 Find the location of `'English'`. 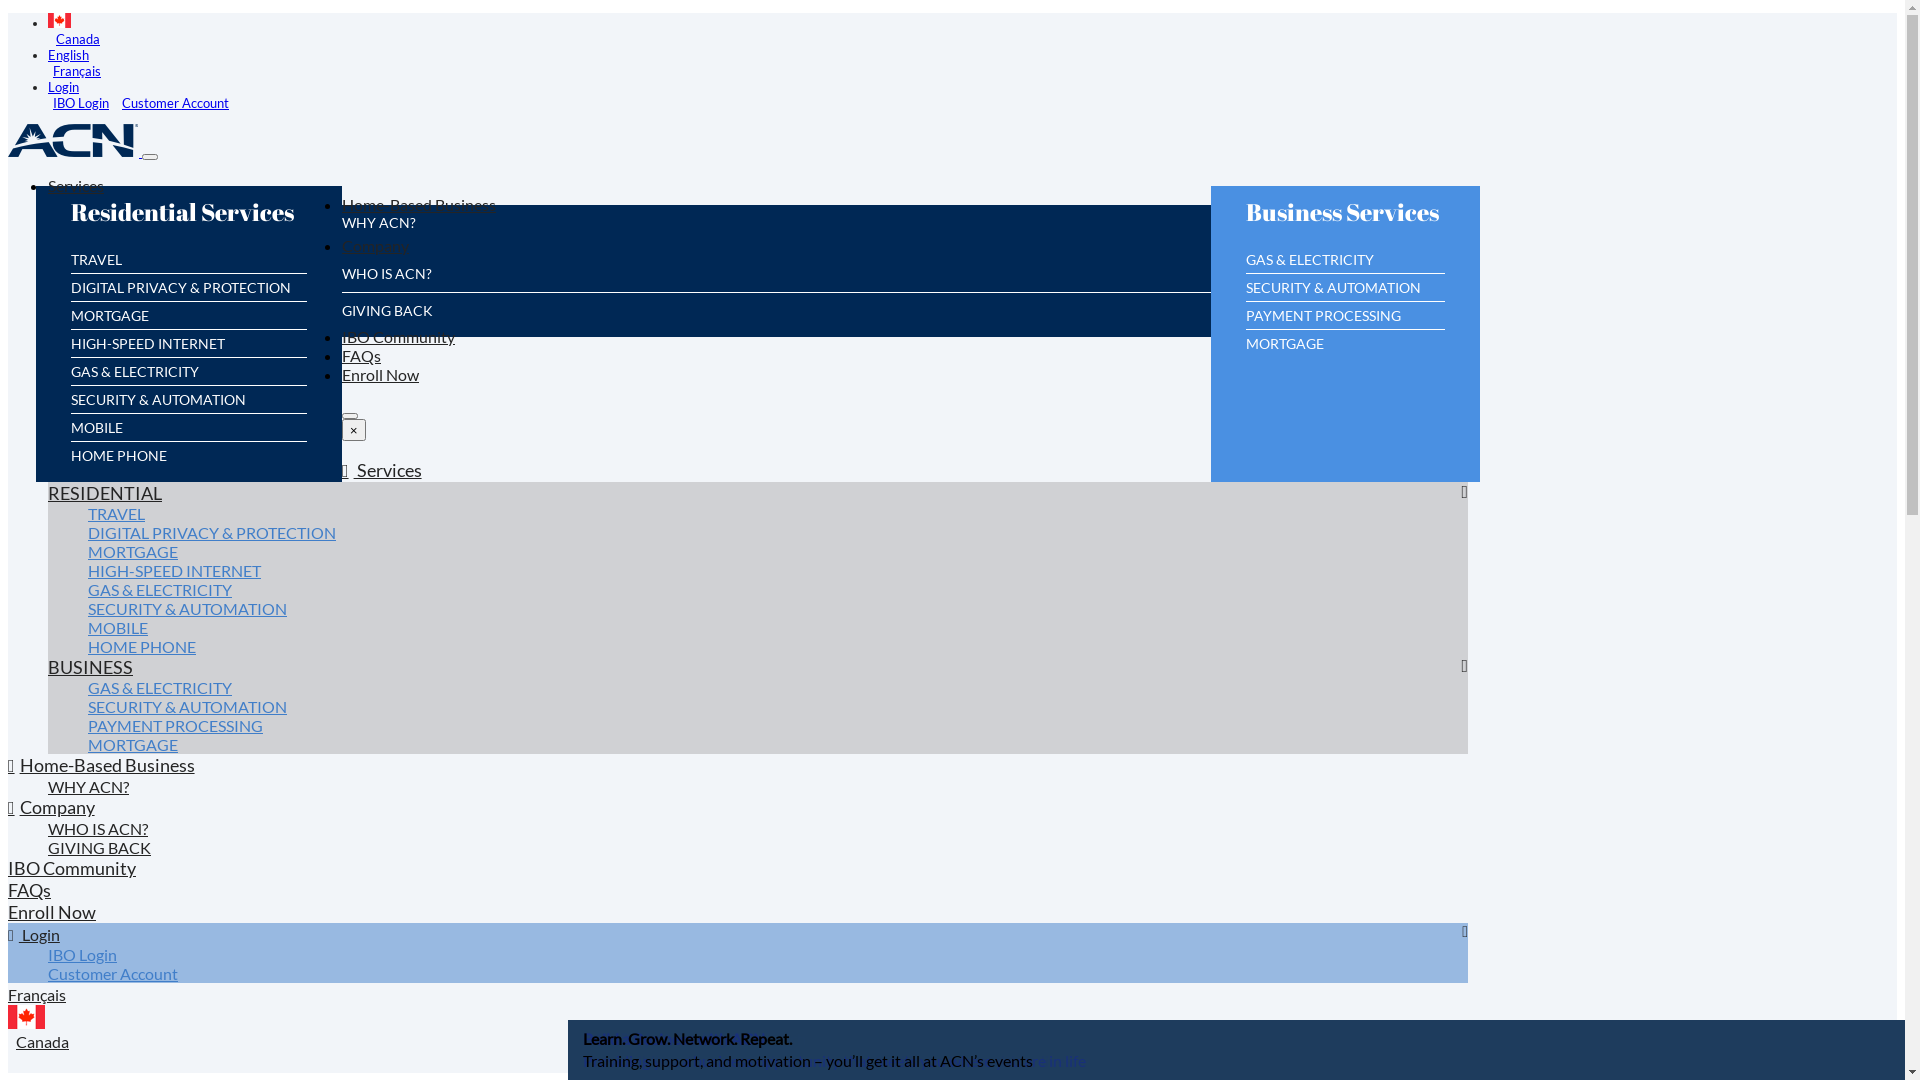

'English' is located at coordinates (68, 53).